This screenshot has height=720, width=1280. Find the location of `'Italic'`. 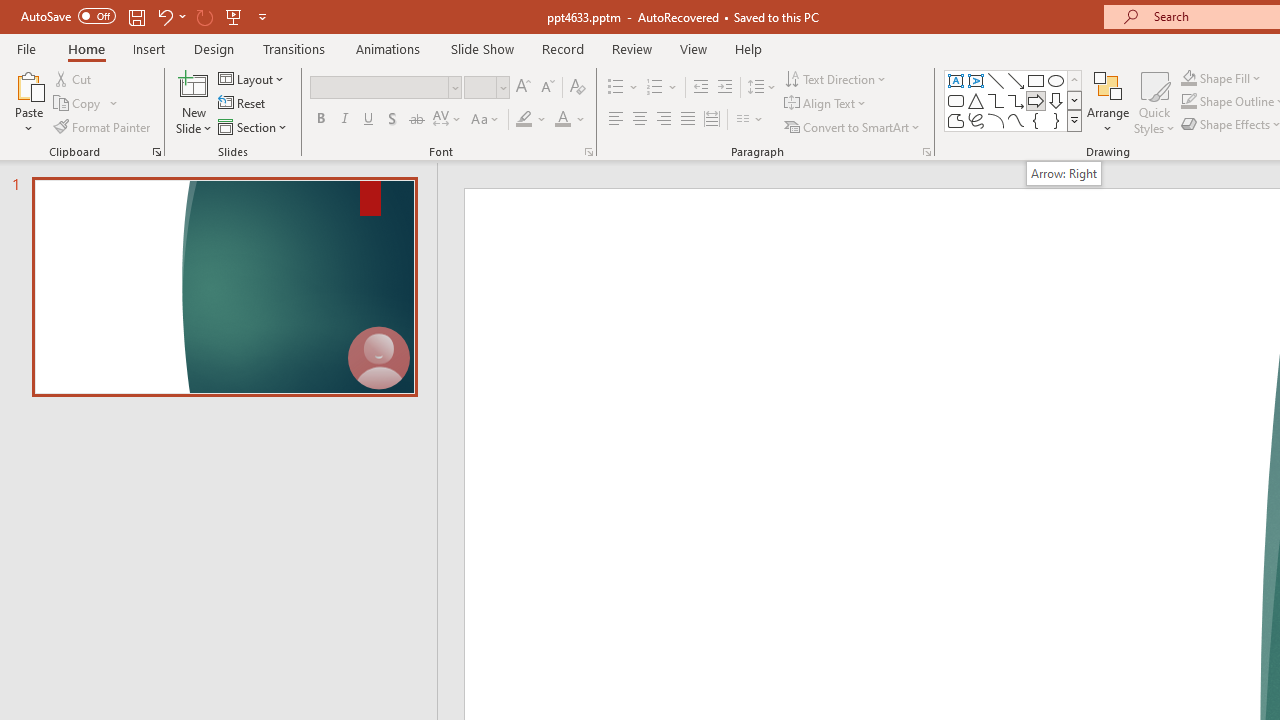

'Italic' is located at coordinates (344, 119).